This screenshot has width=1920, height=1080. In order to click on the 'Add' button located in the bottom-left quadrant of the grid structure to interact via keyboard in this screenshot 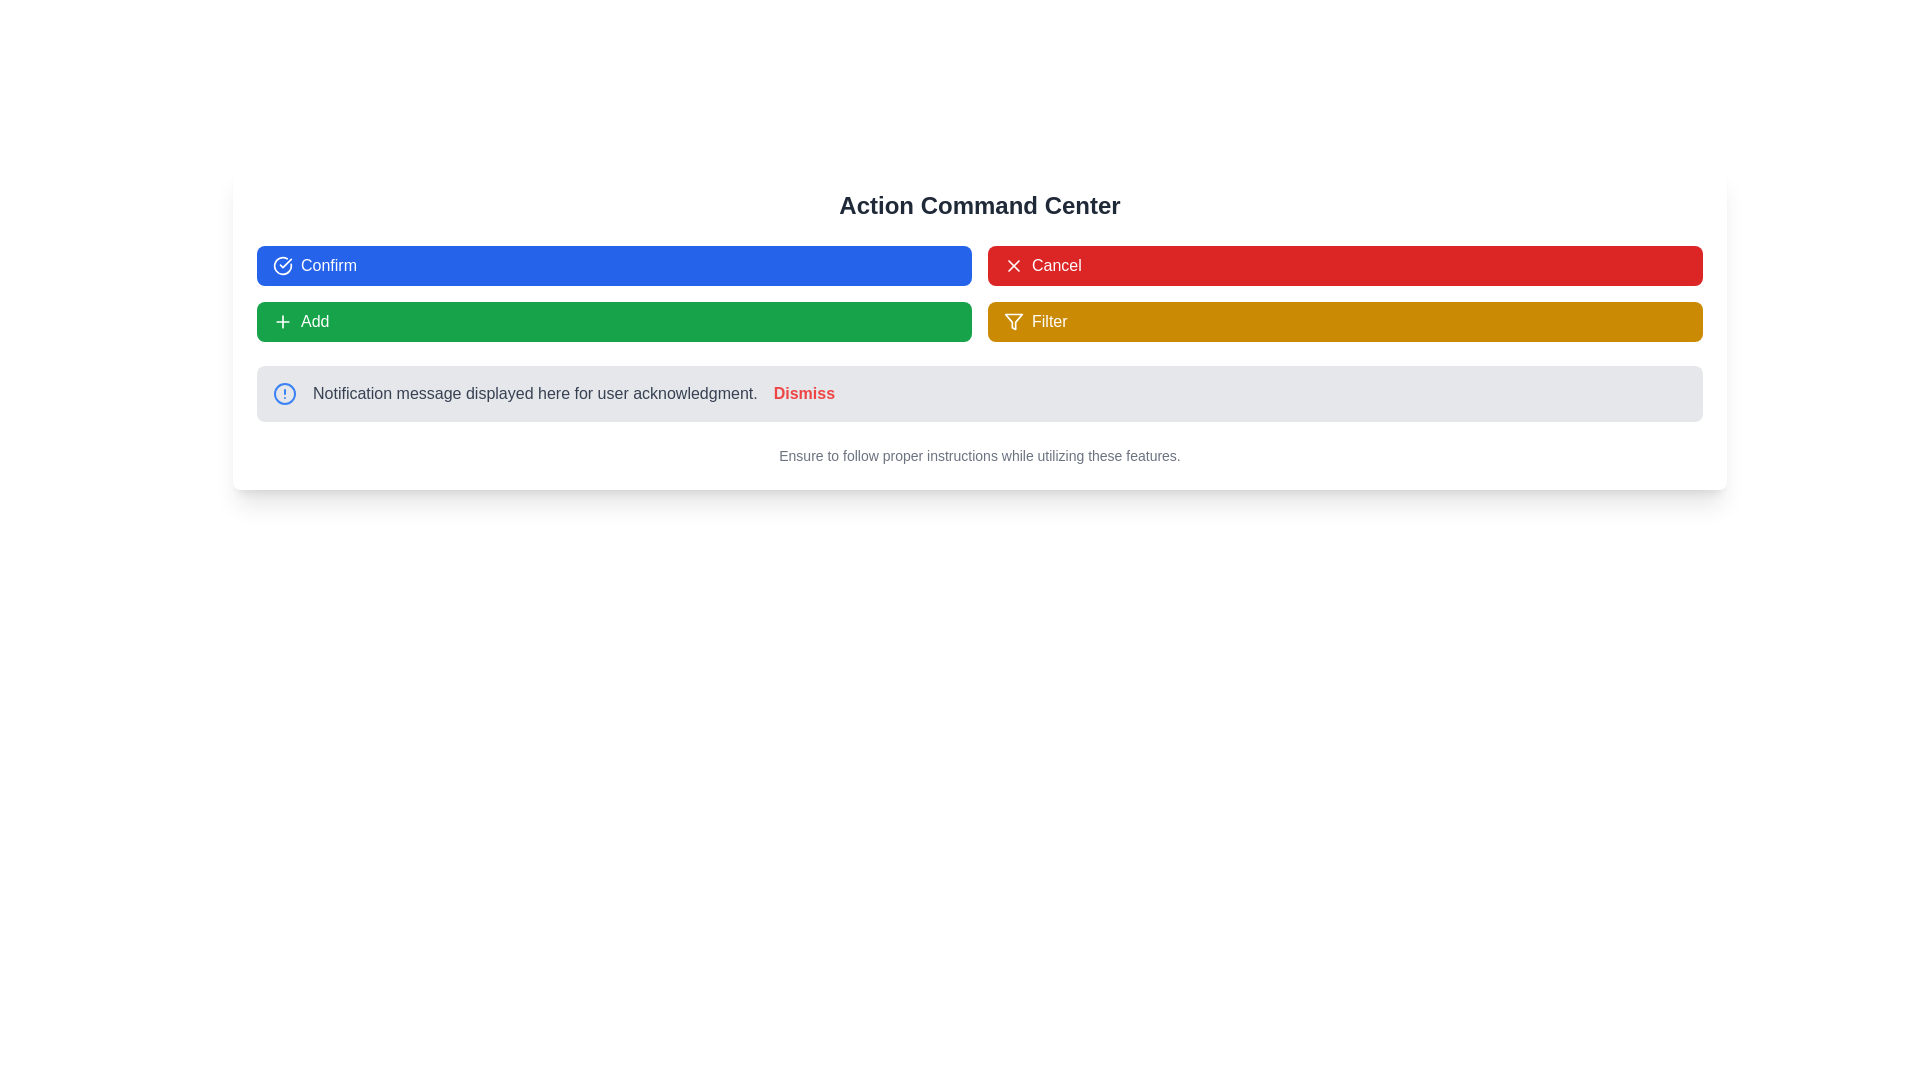, I will do `click(613, 320)`.